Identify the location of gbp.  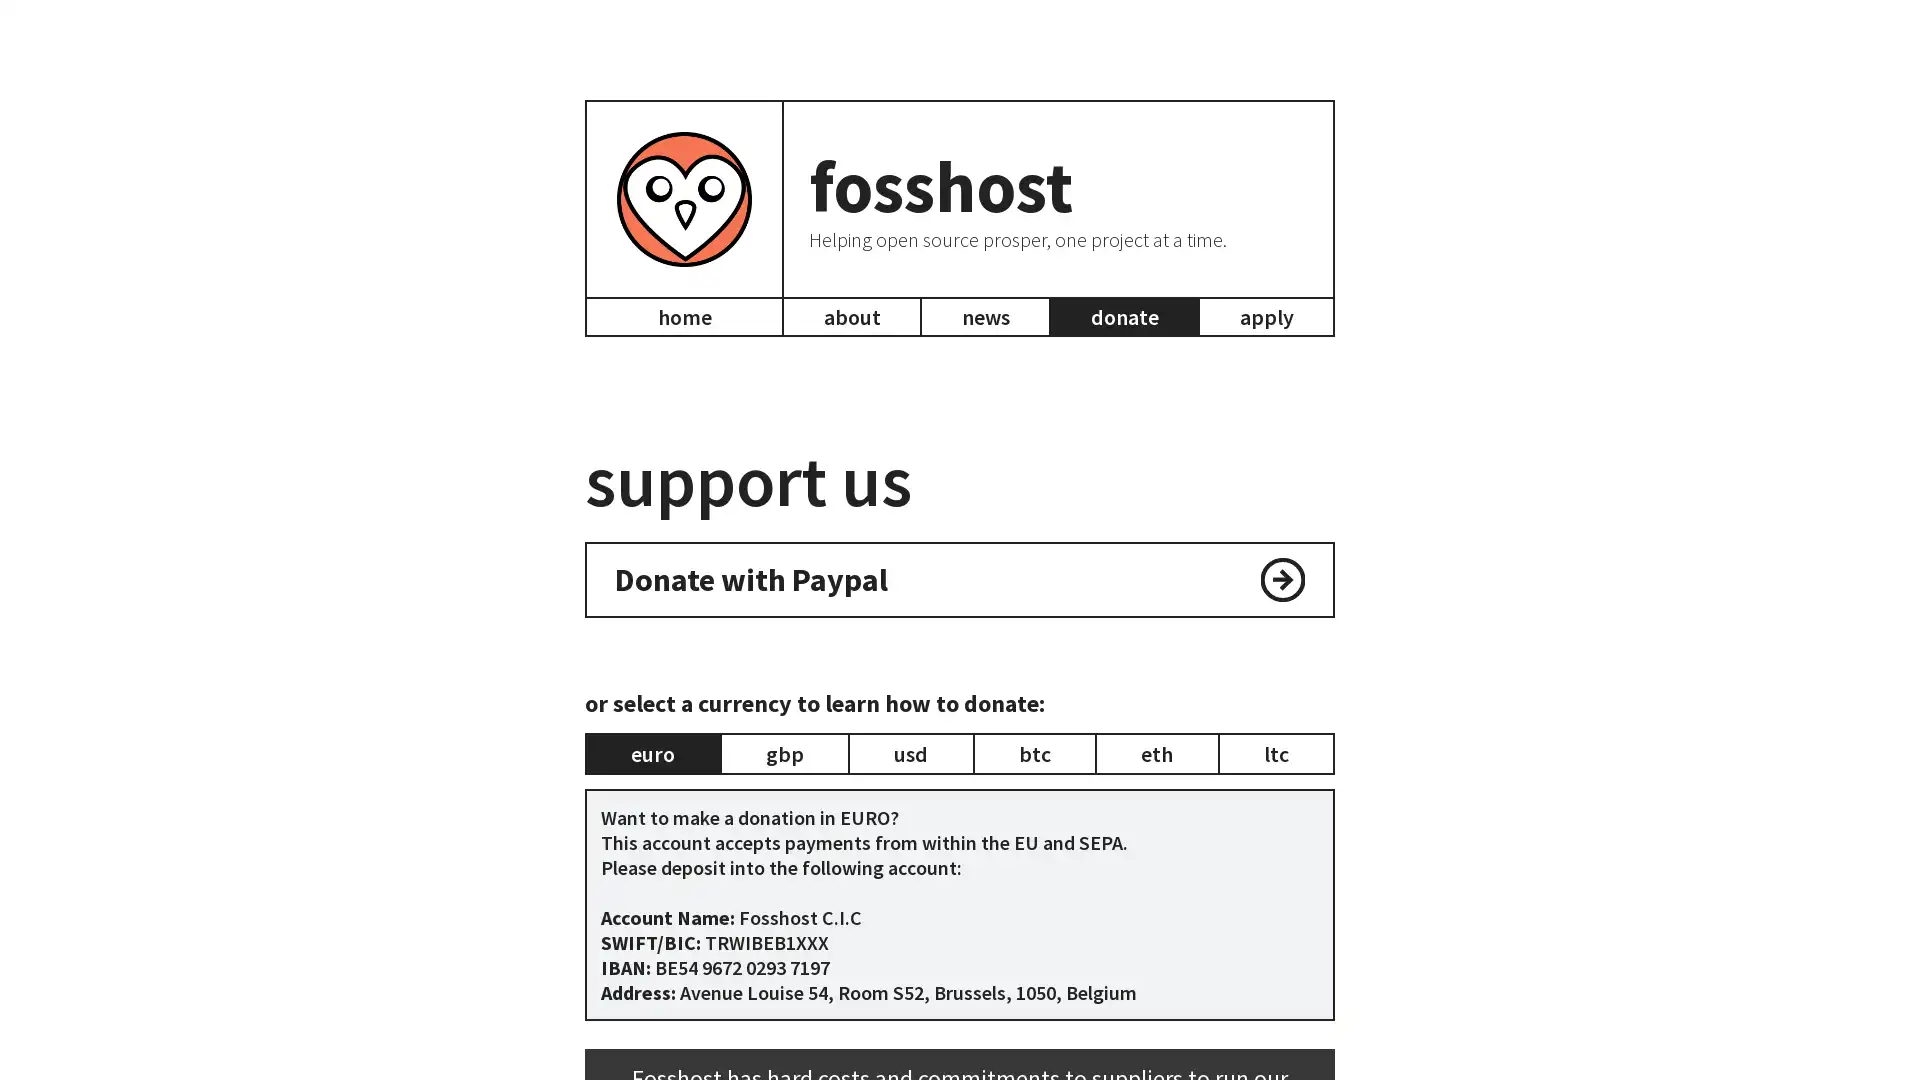
(783, 753).